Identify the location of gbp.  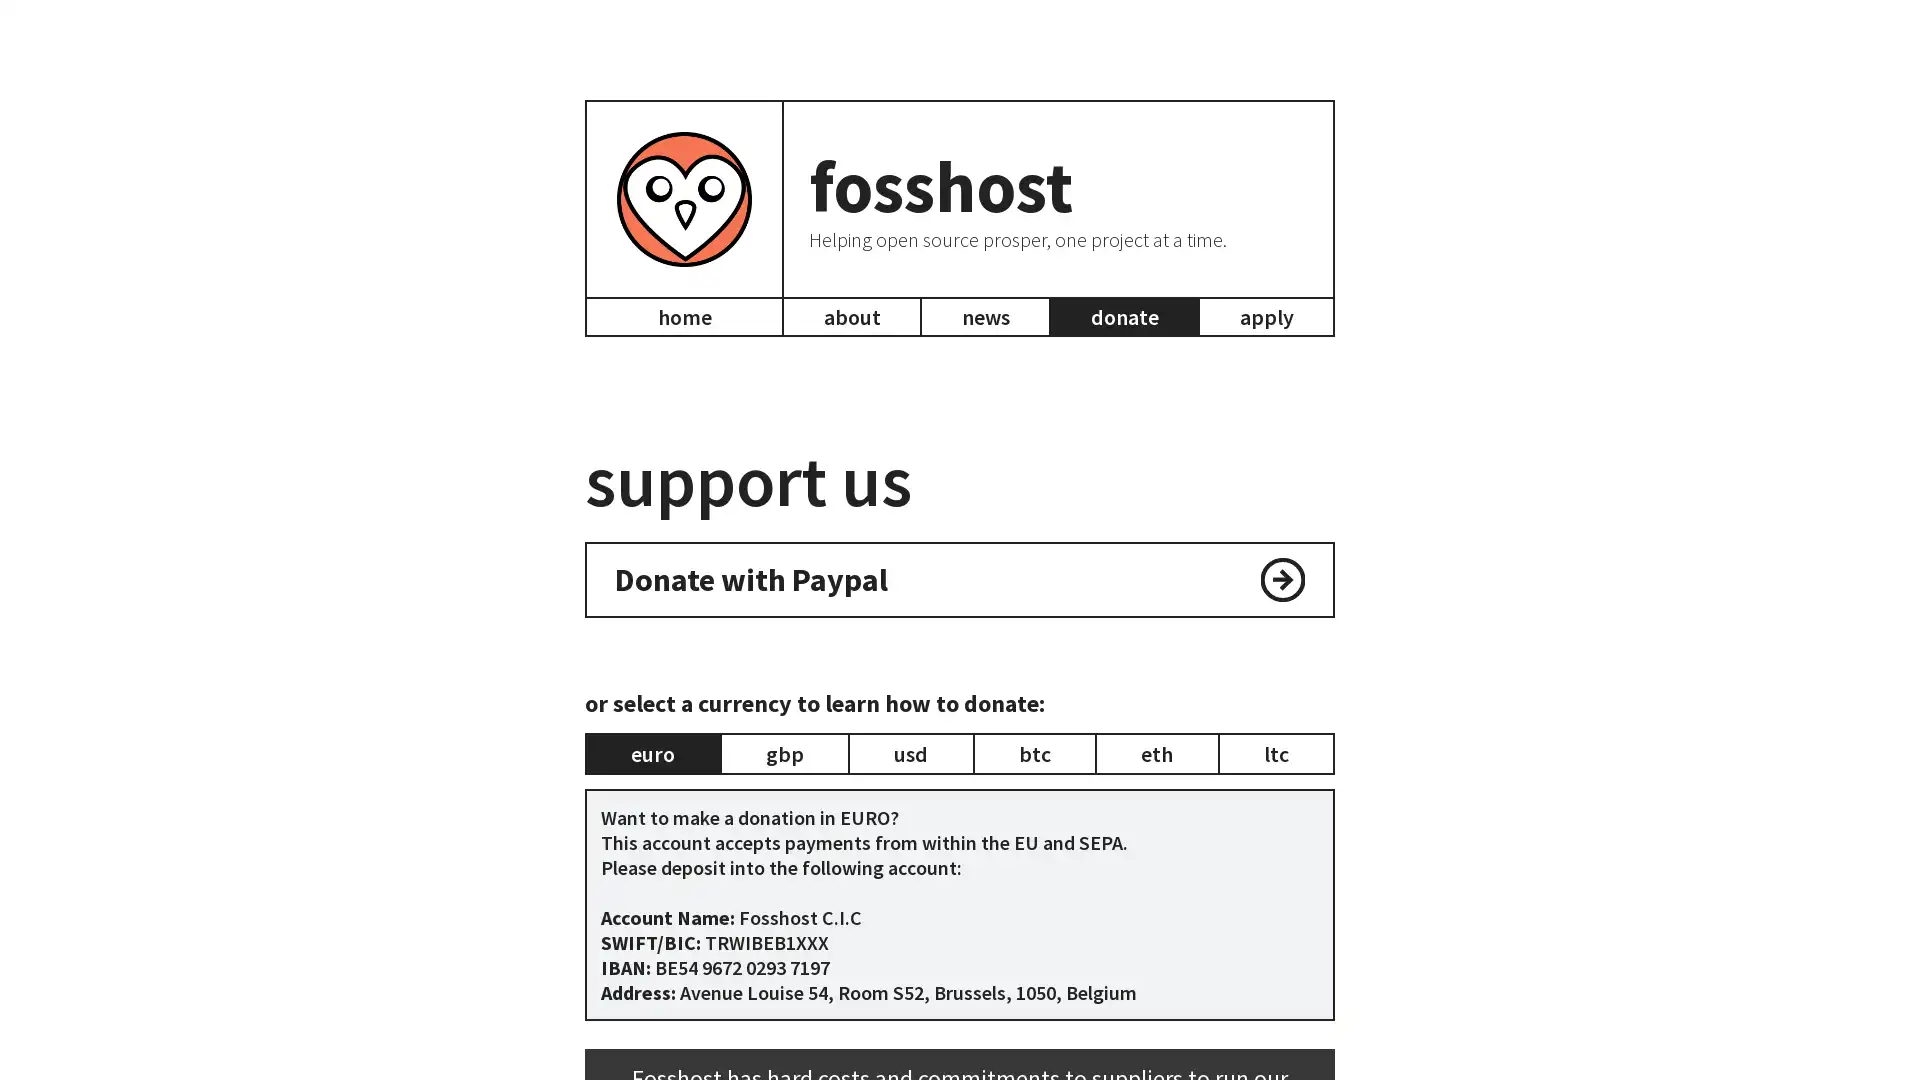
(783, 753).